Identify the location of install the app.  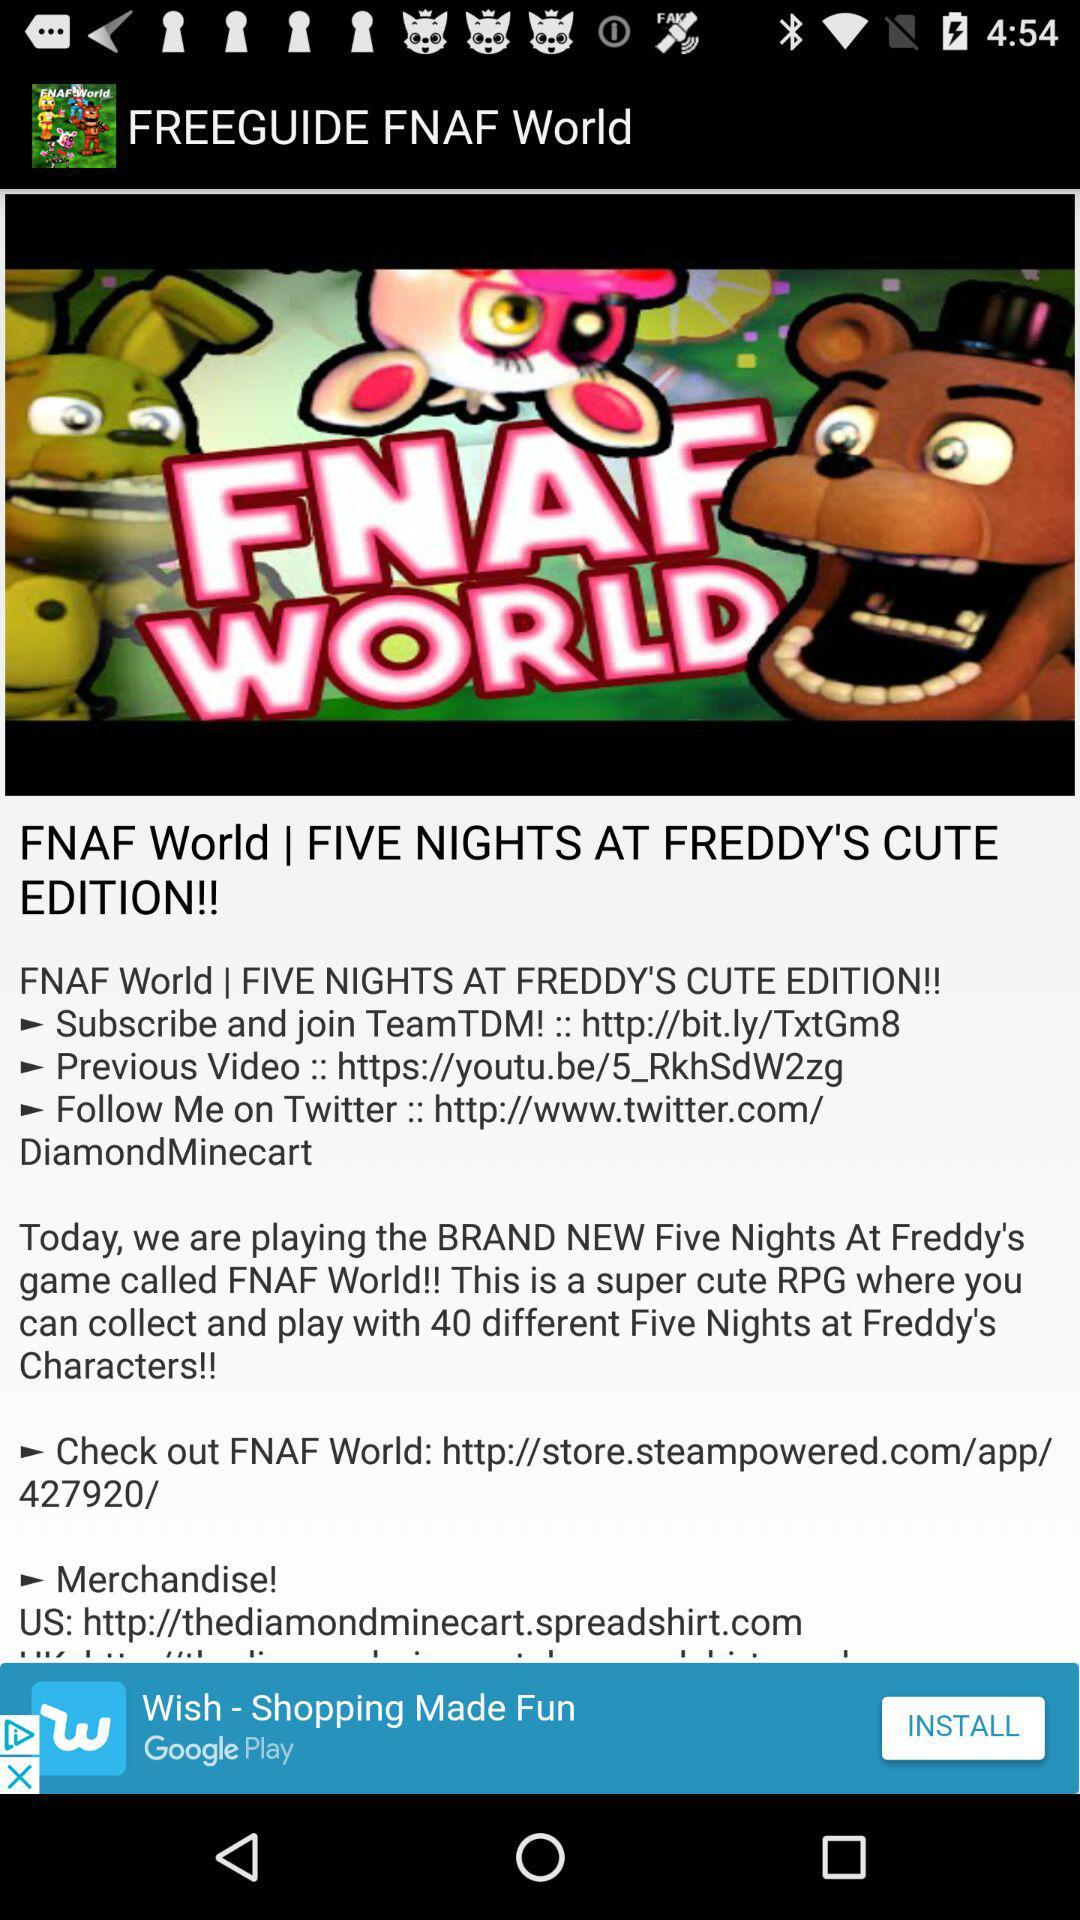
(540, 1727).